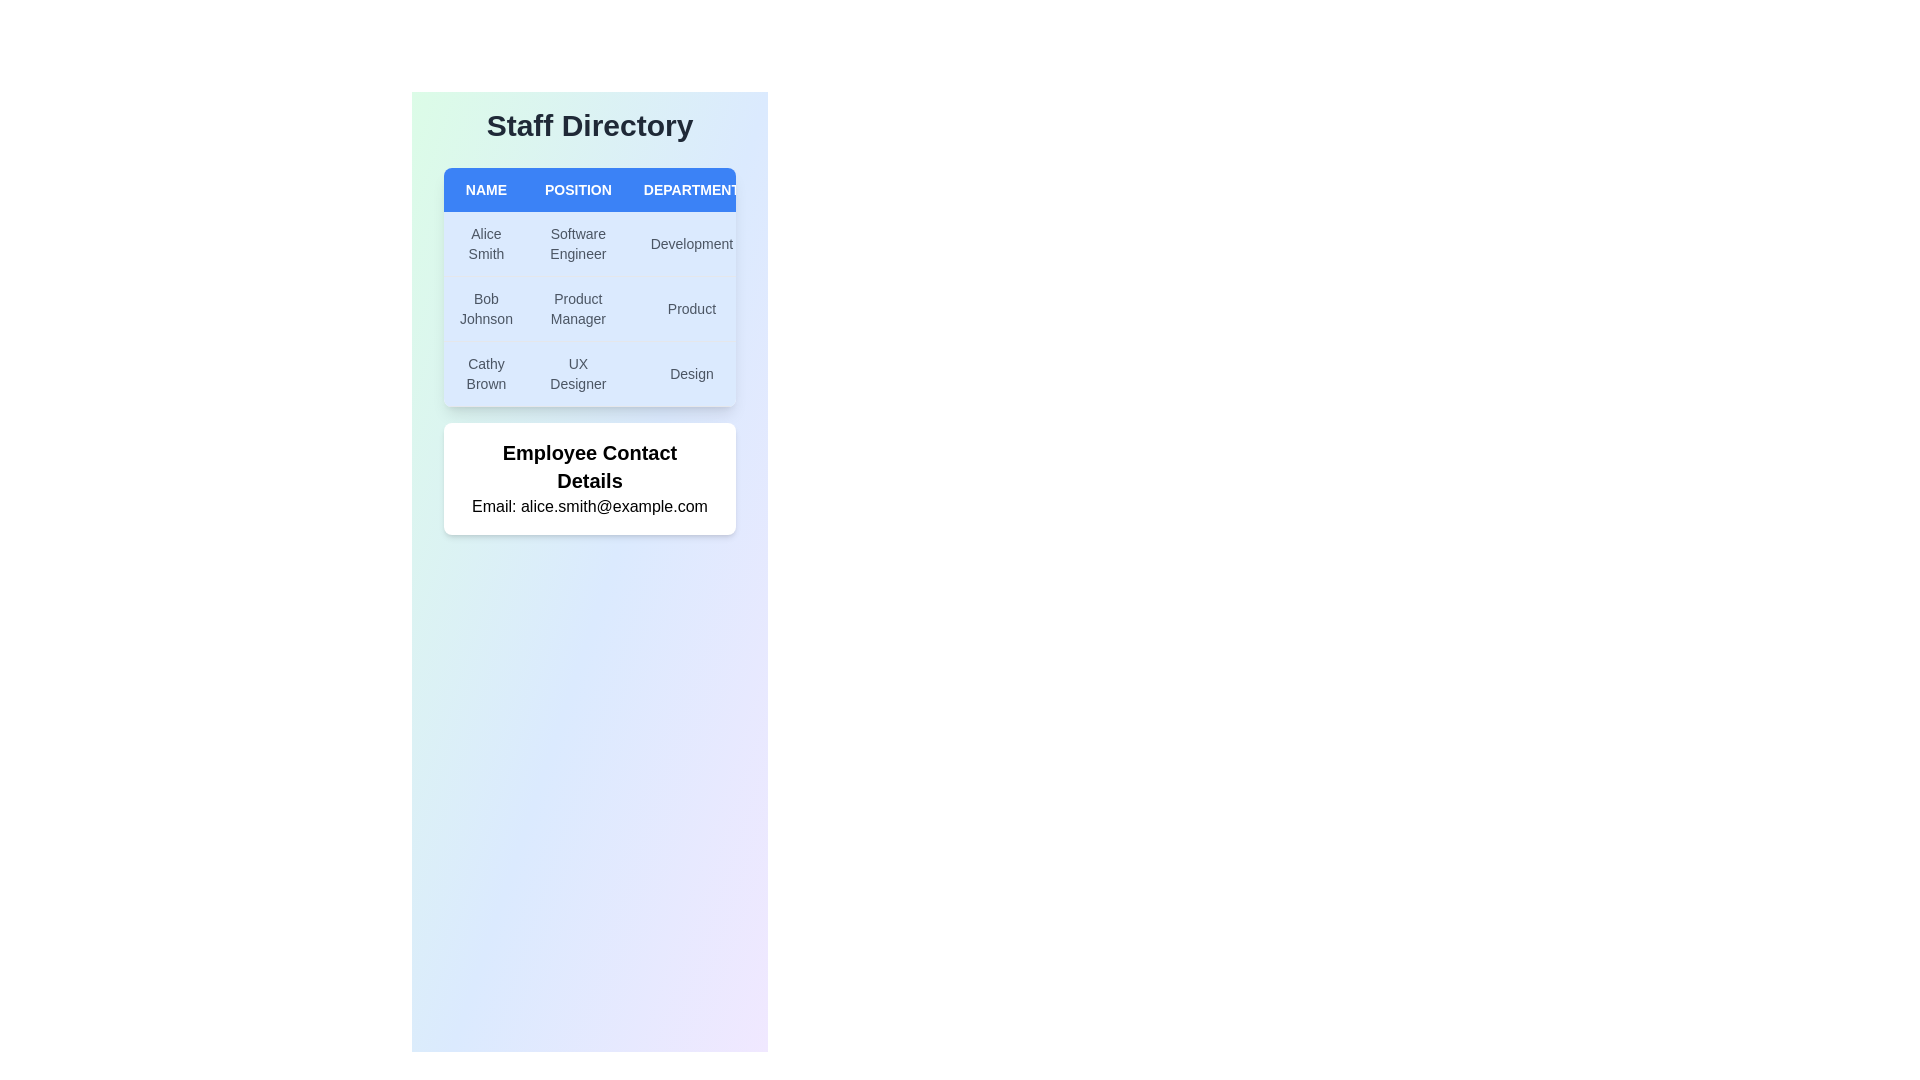 Image resolution: width=1920 pixels, height=1080 pixels. What do you see at coordinates (647, 309) in the screenshot?
I see `the second row of the 'Staff Directory' table` at bounding box center [647, 309].